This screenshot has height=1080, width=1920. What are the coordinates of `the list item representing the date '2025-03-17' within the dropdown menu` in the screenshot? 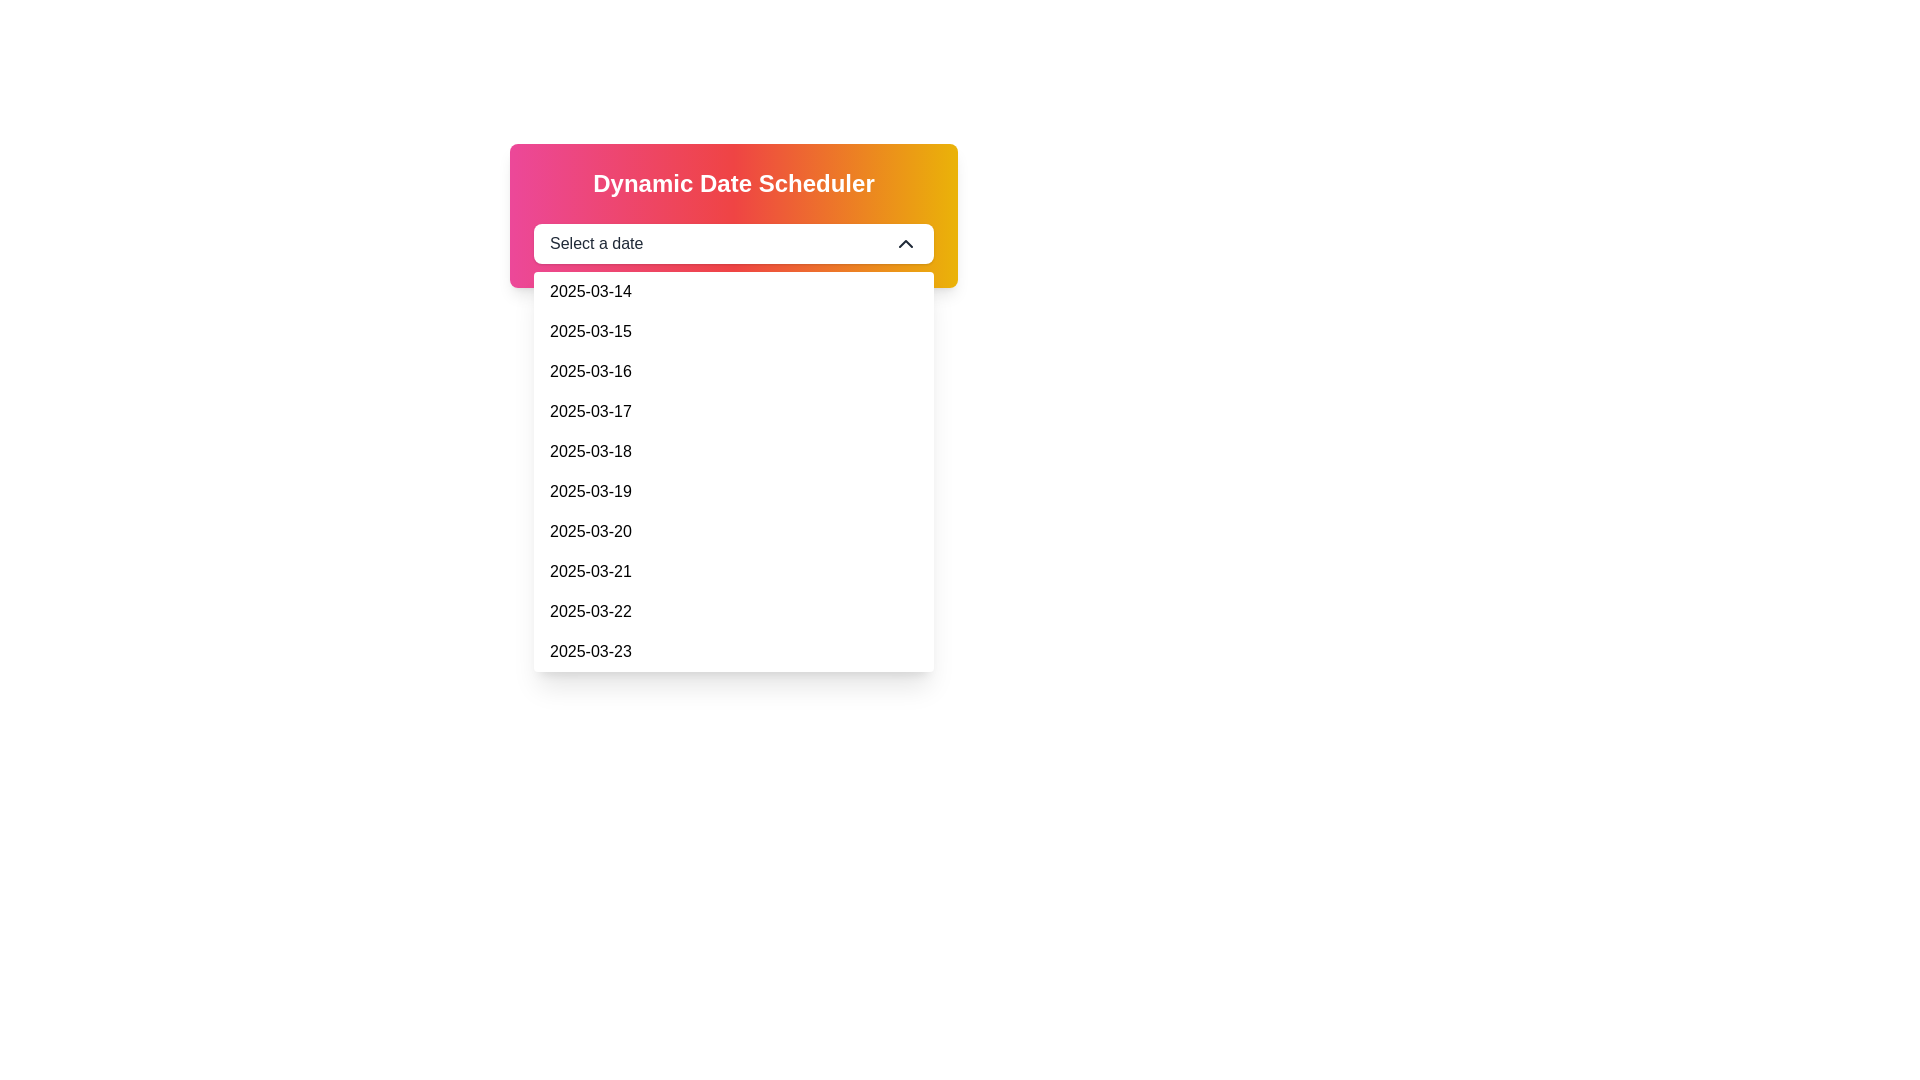 It's located at (733, 411).